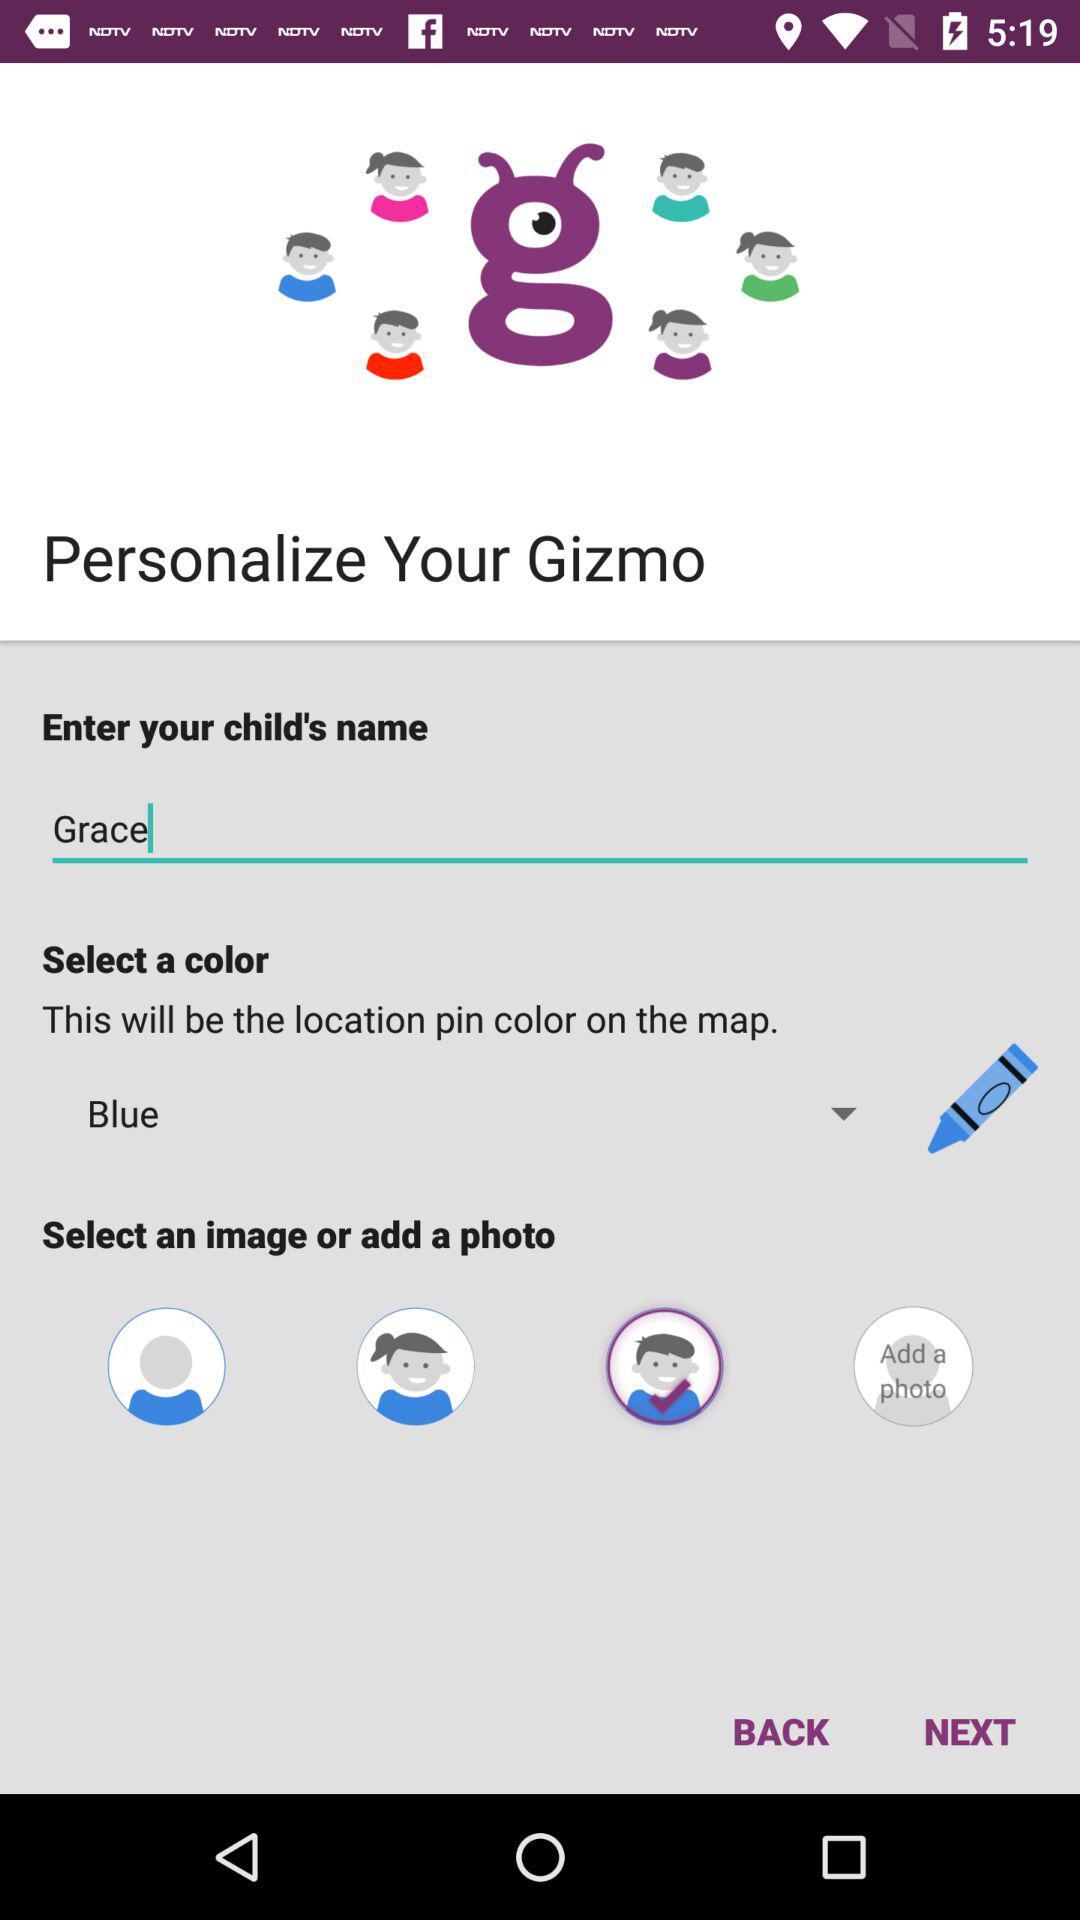 The width and height of the screenshot is (1080, 1920). What do you see at coordinates (165, 1365) in the screenshot?
I see `the avatar icon` at bounding box center [165, 1365].